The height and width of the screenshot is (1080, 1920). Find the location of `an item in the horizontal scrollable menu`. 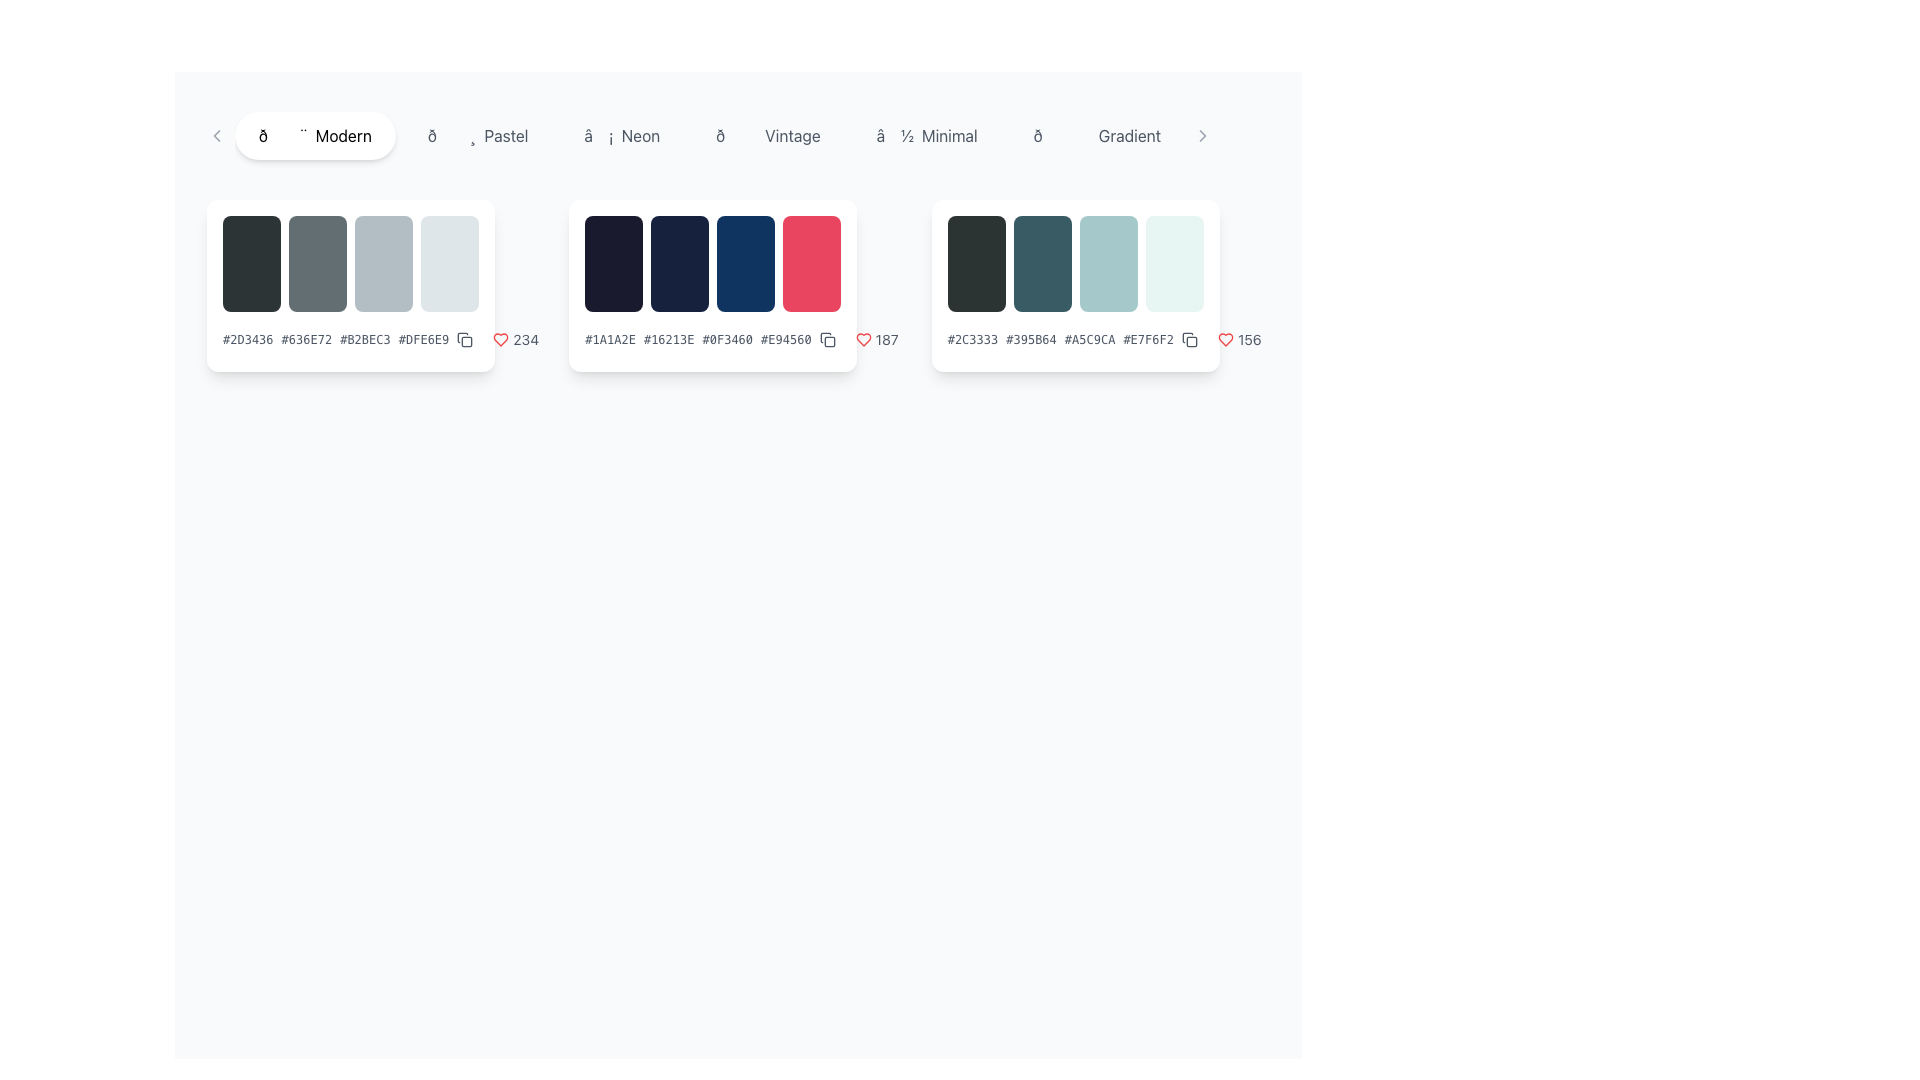

an item in the horizontal scrollable menu is located at coordinates (737, 135).